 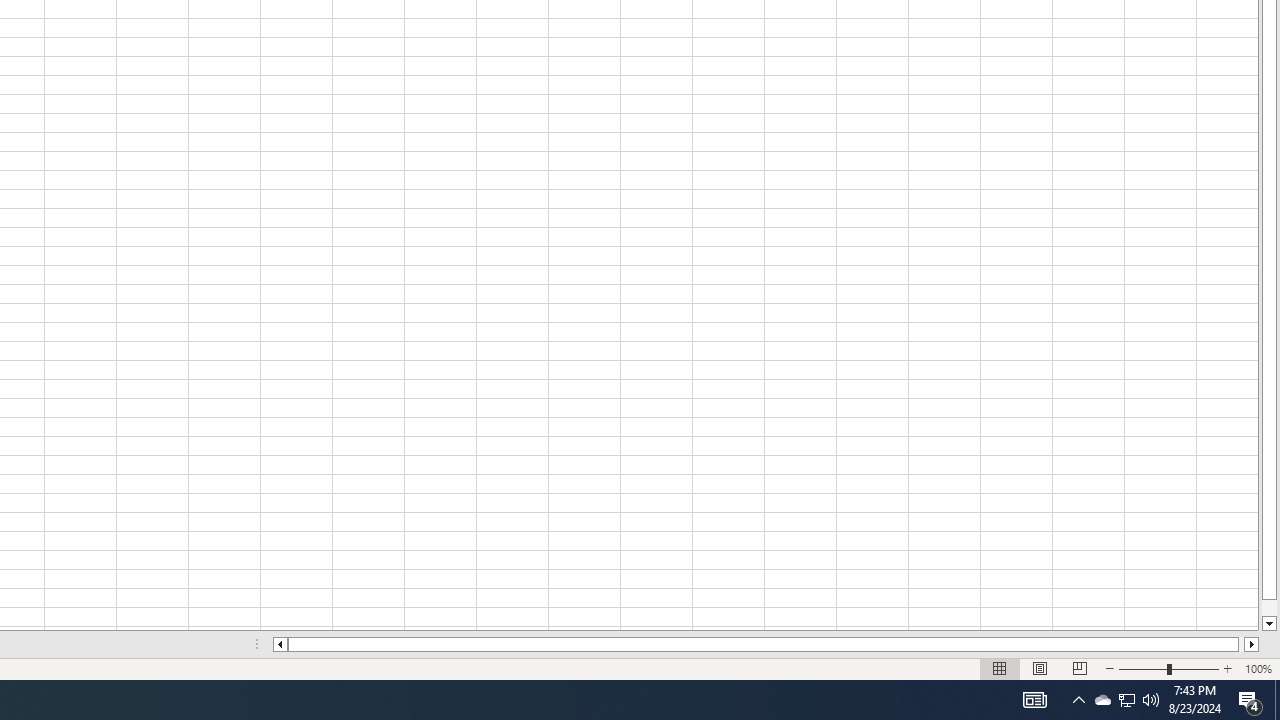 I want to click on 'Column left', so click(x=278, y=644).